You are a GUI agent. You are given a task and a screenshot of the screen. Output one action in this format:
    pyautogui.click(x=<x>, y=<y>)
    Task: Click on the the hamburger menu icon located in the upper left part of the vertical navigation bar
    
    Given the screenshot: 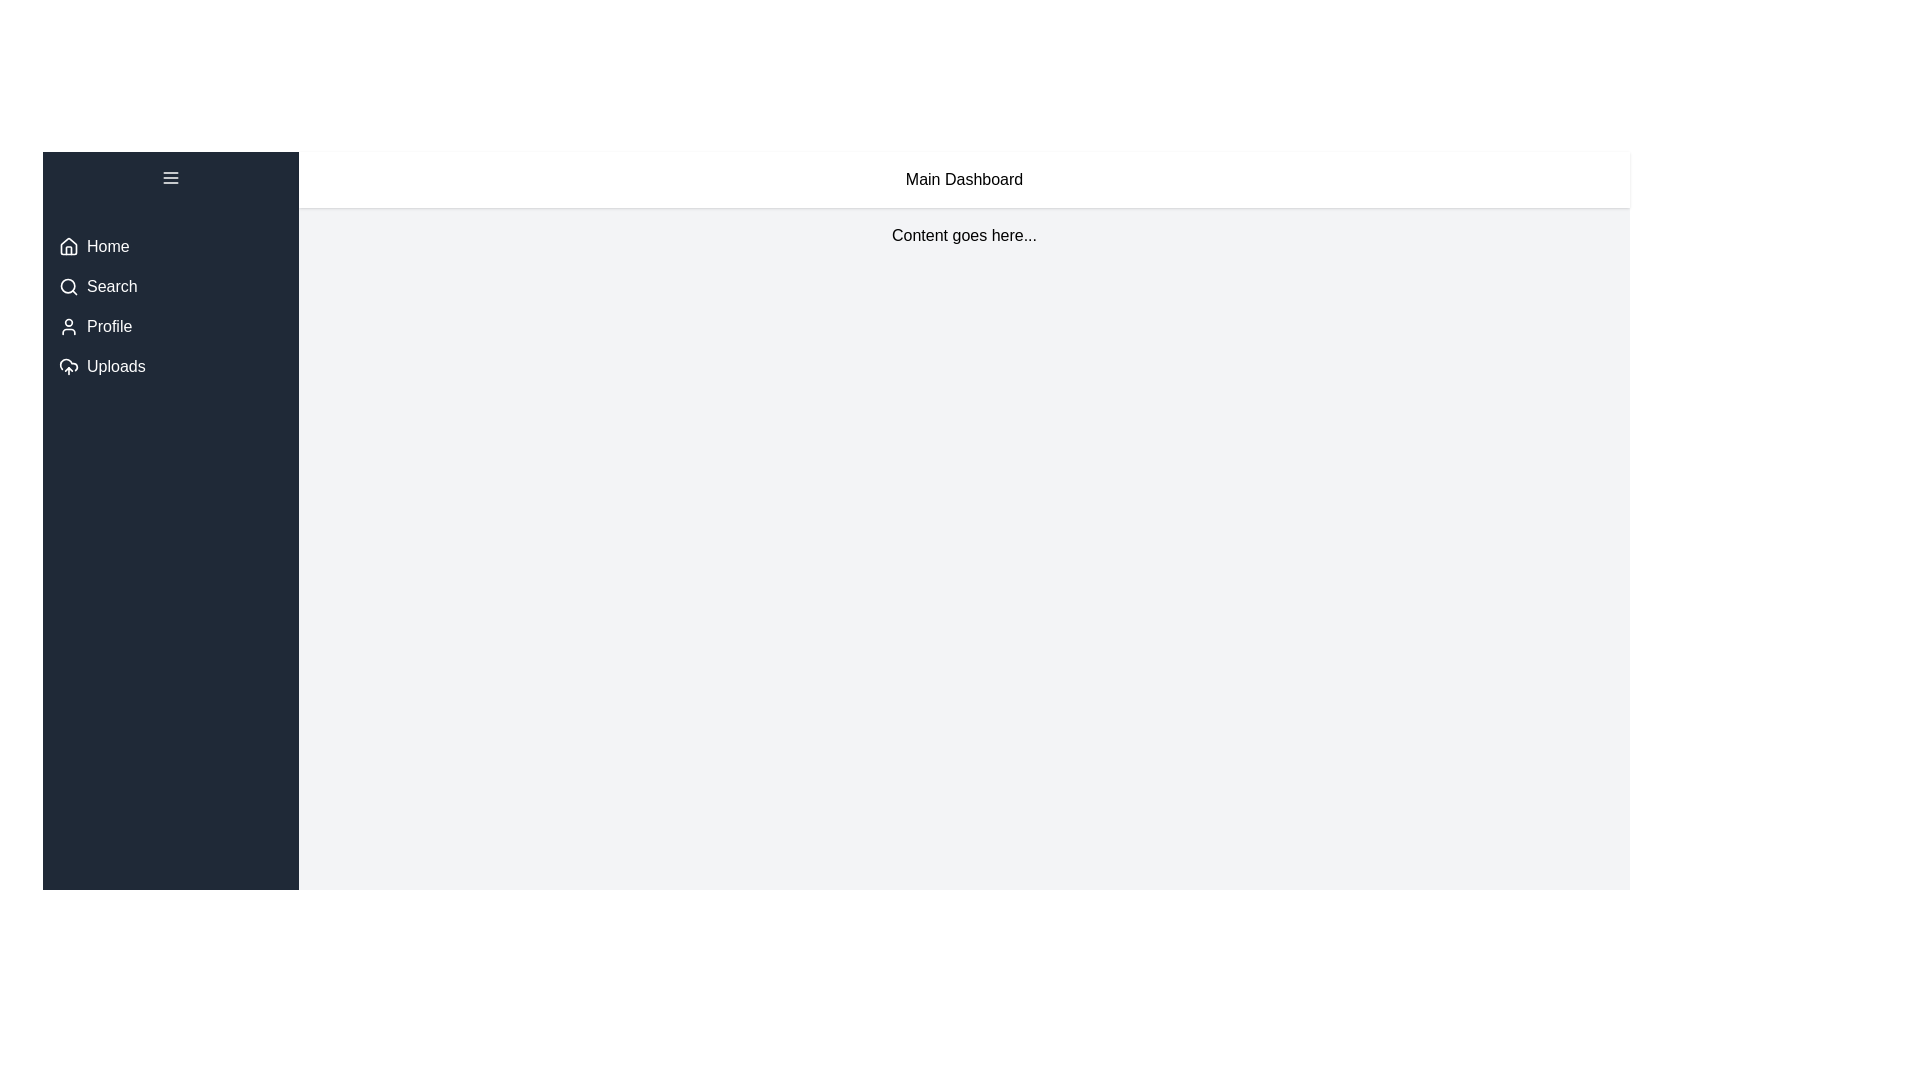 What is the action you would take?
    pyautogui.click(x=171, y=176)
    